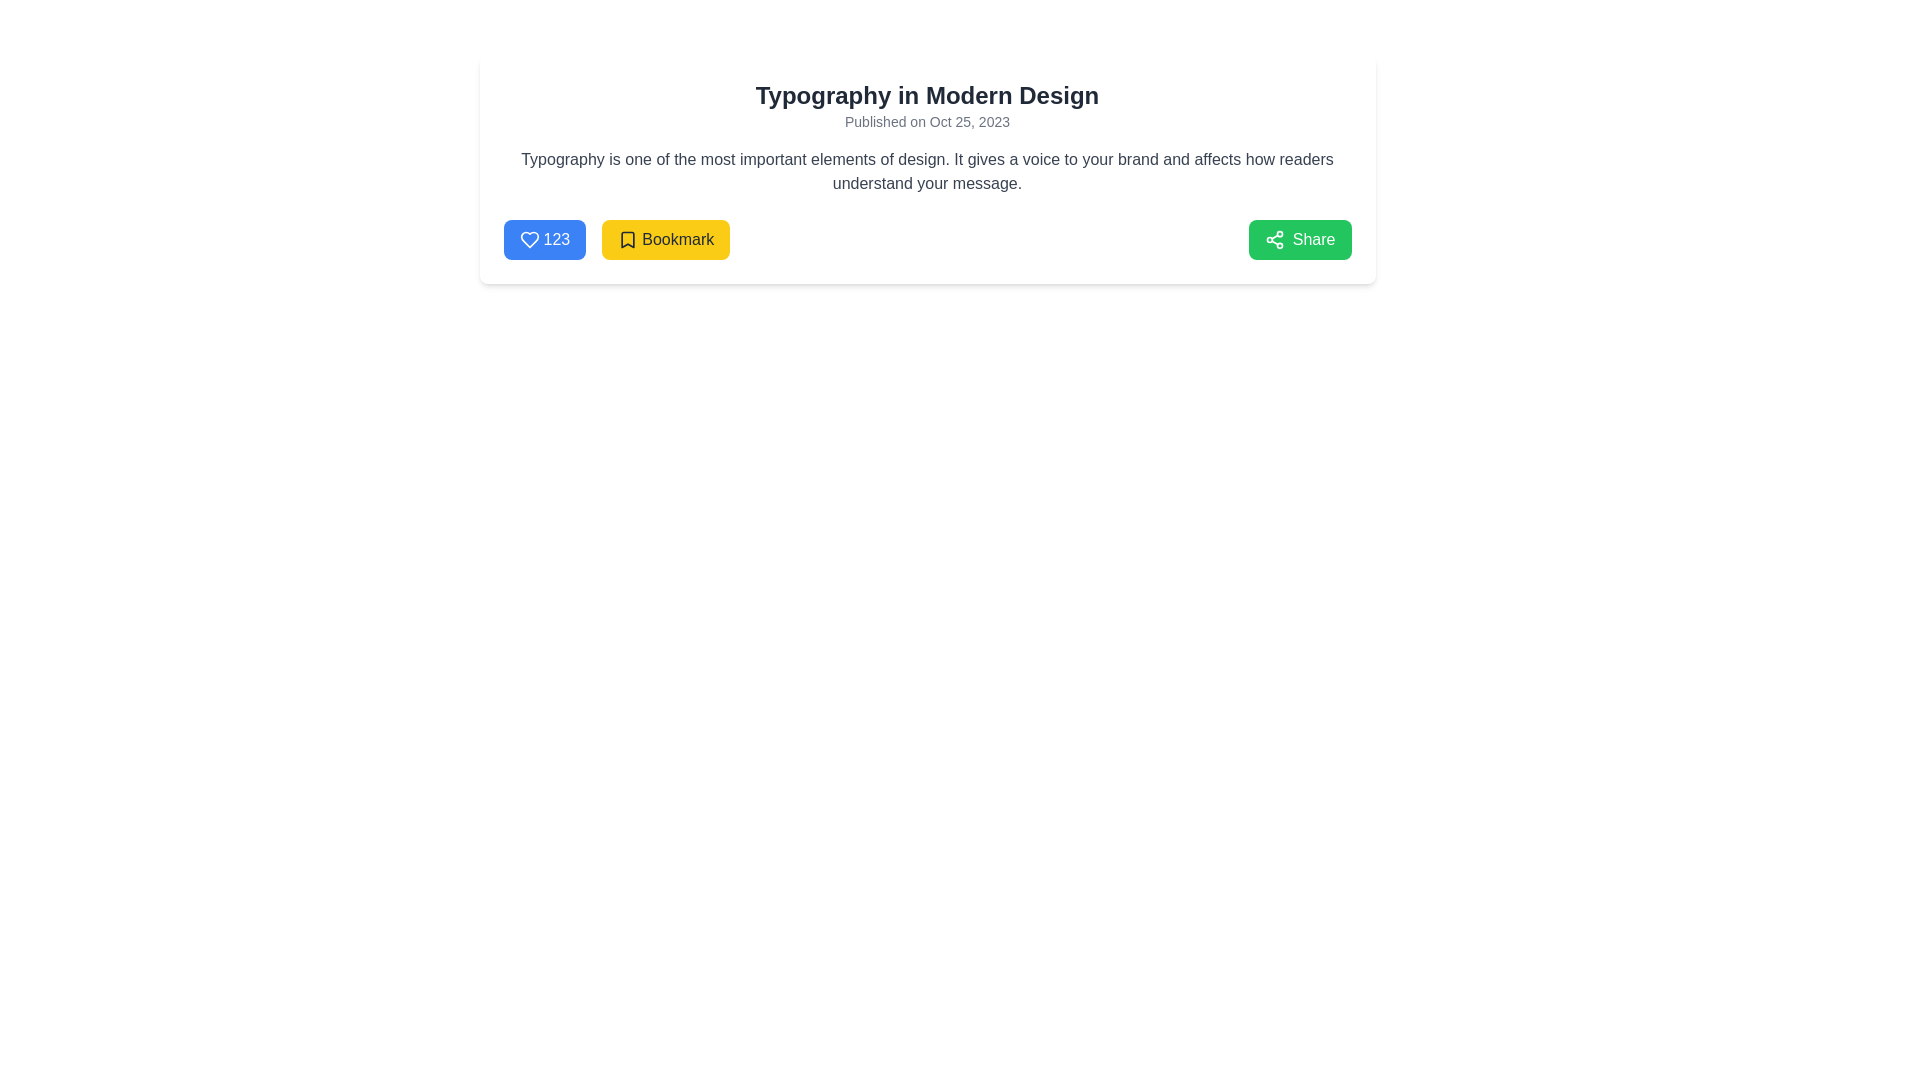 The height and width of the screenshot is (1080, 1920). What do you see at coordinates (529, 238) in the screenshot?
I see `the SVG icon for the 'like' or 'favorite' function located on the left side of the action bar beneath the main content heading, adjacent to the numerical label '123'` at bounding box center [529, 238].